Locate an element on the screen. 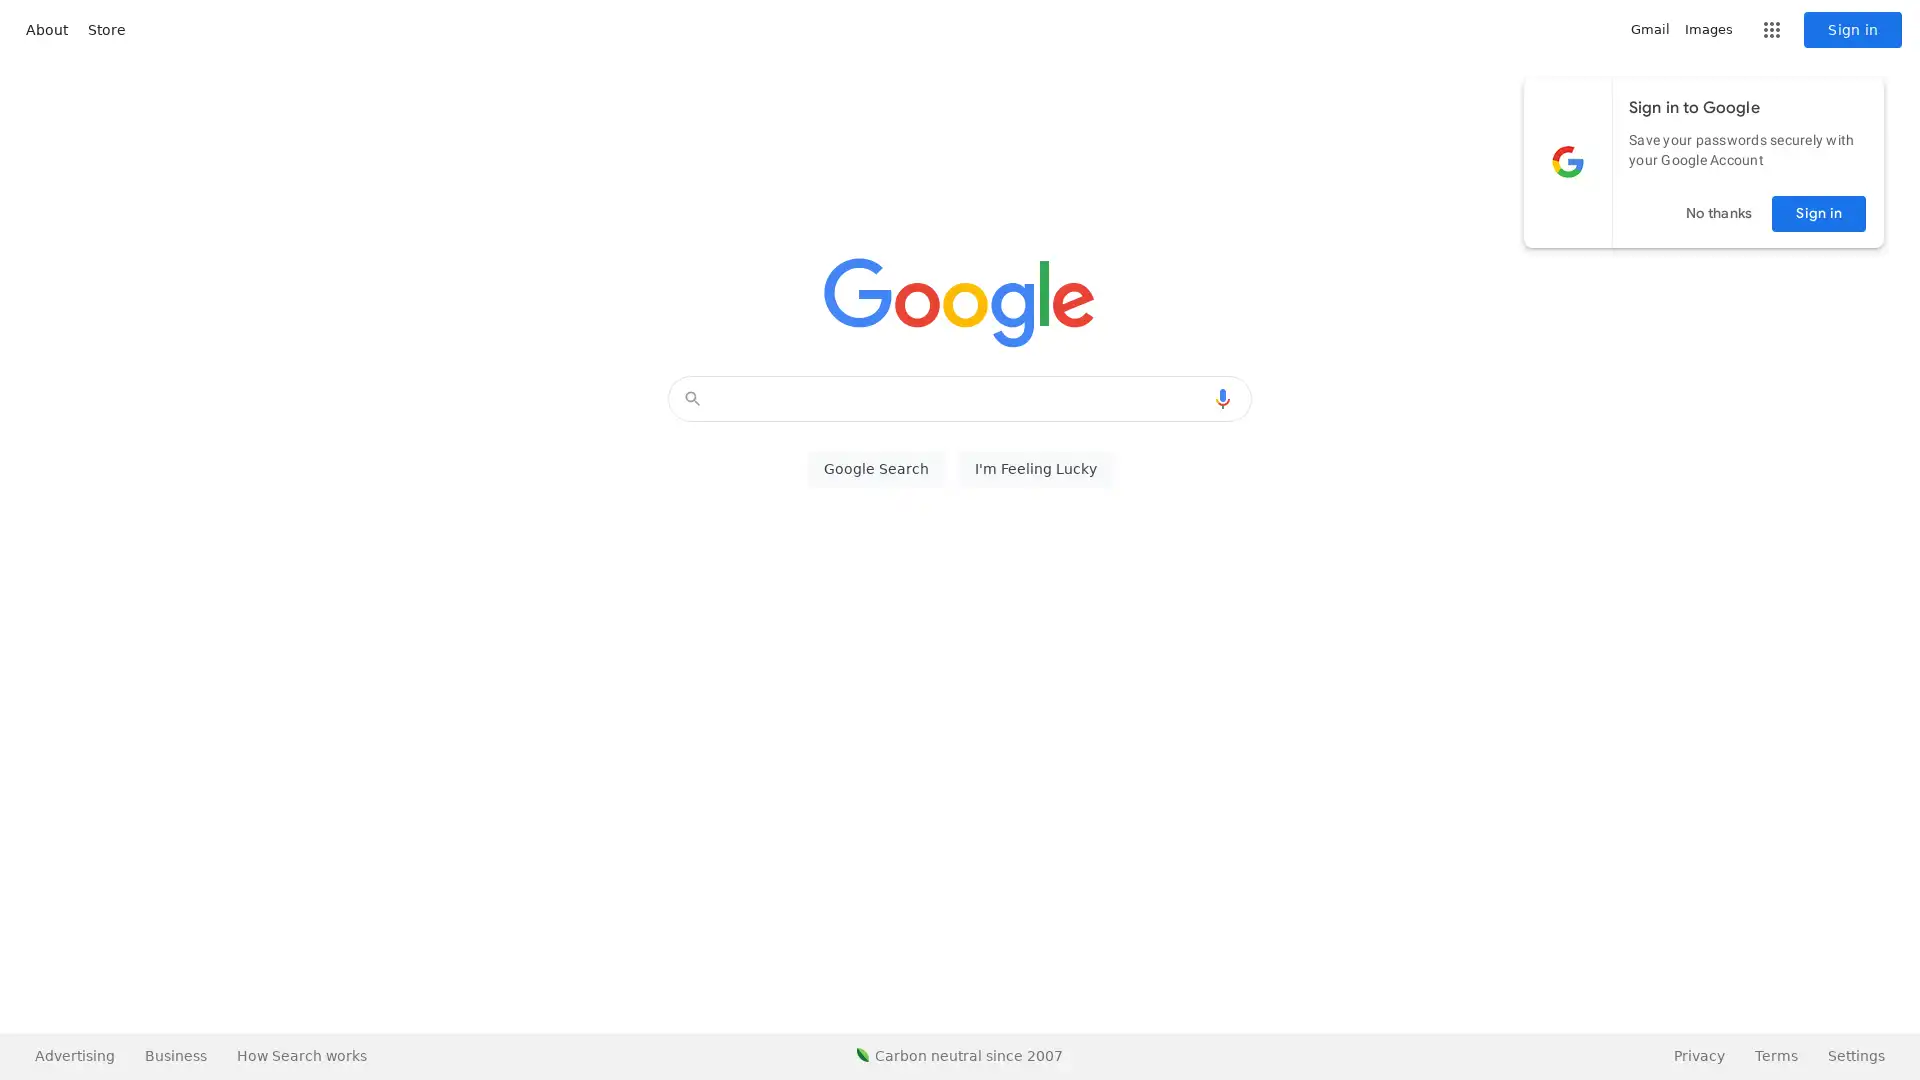 This screenshot has width=1920, height=1080. Google apps is located at coordinates (1771, 30).